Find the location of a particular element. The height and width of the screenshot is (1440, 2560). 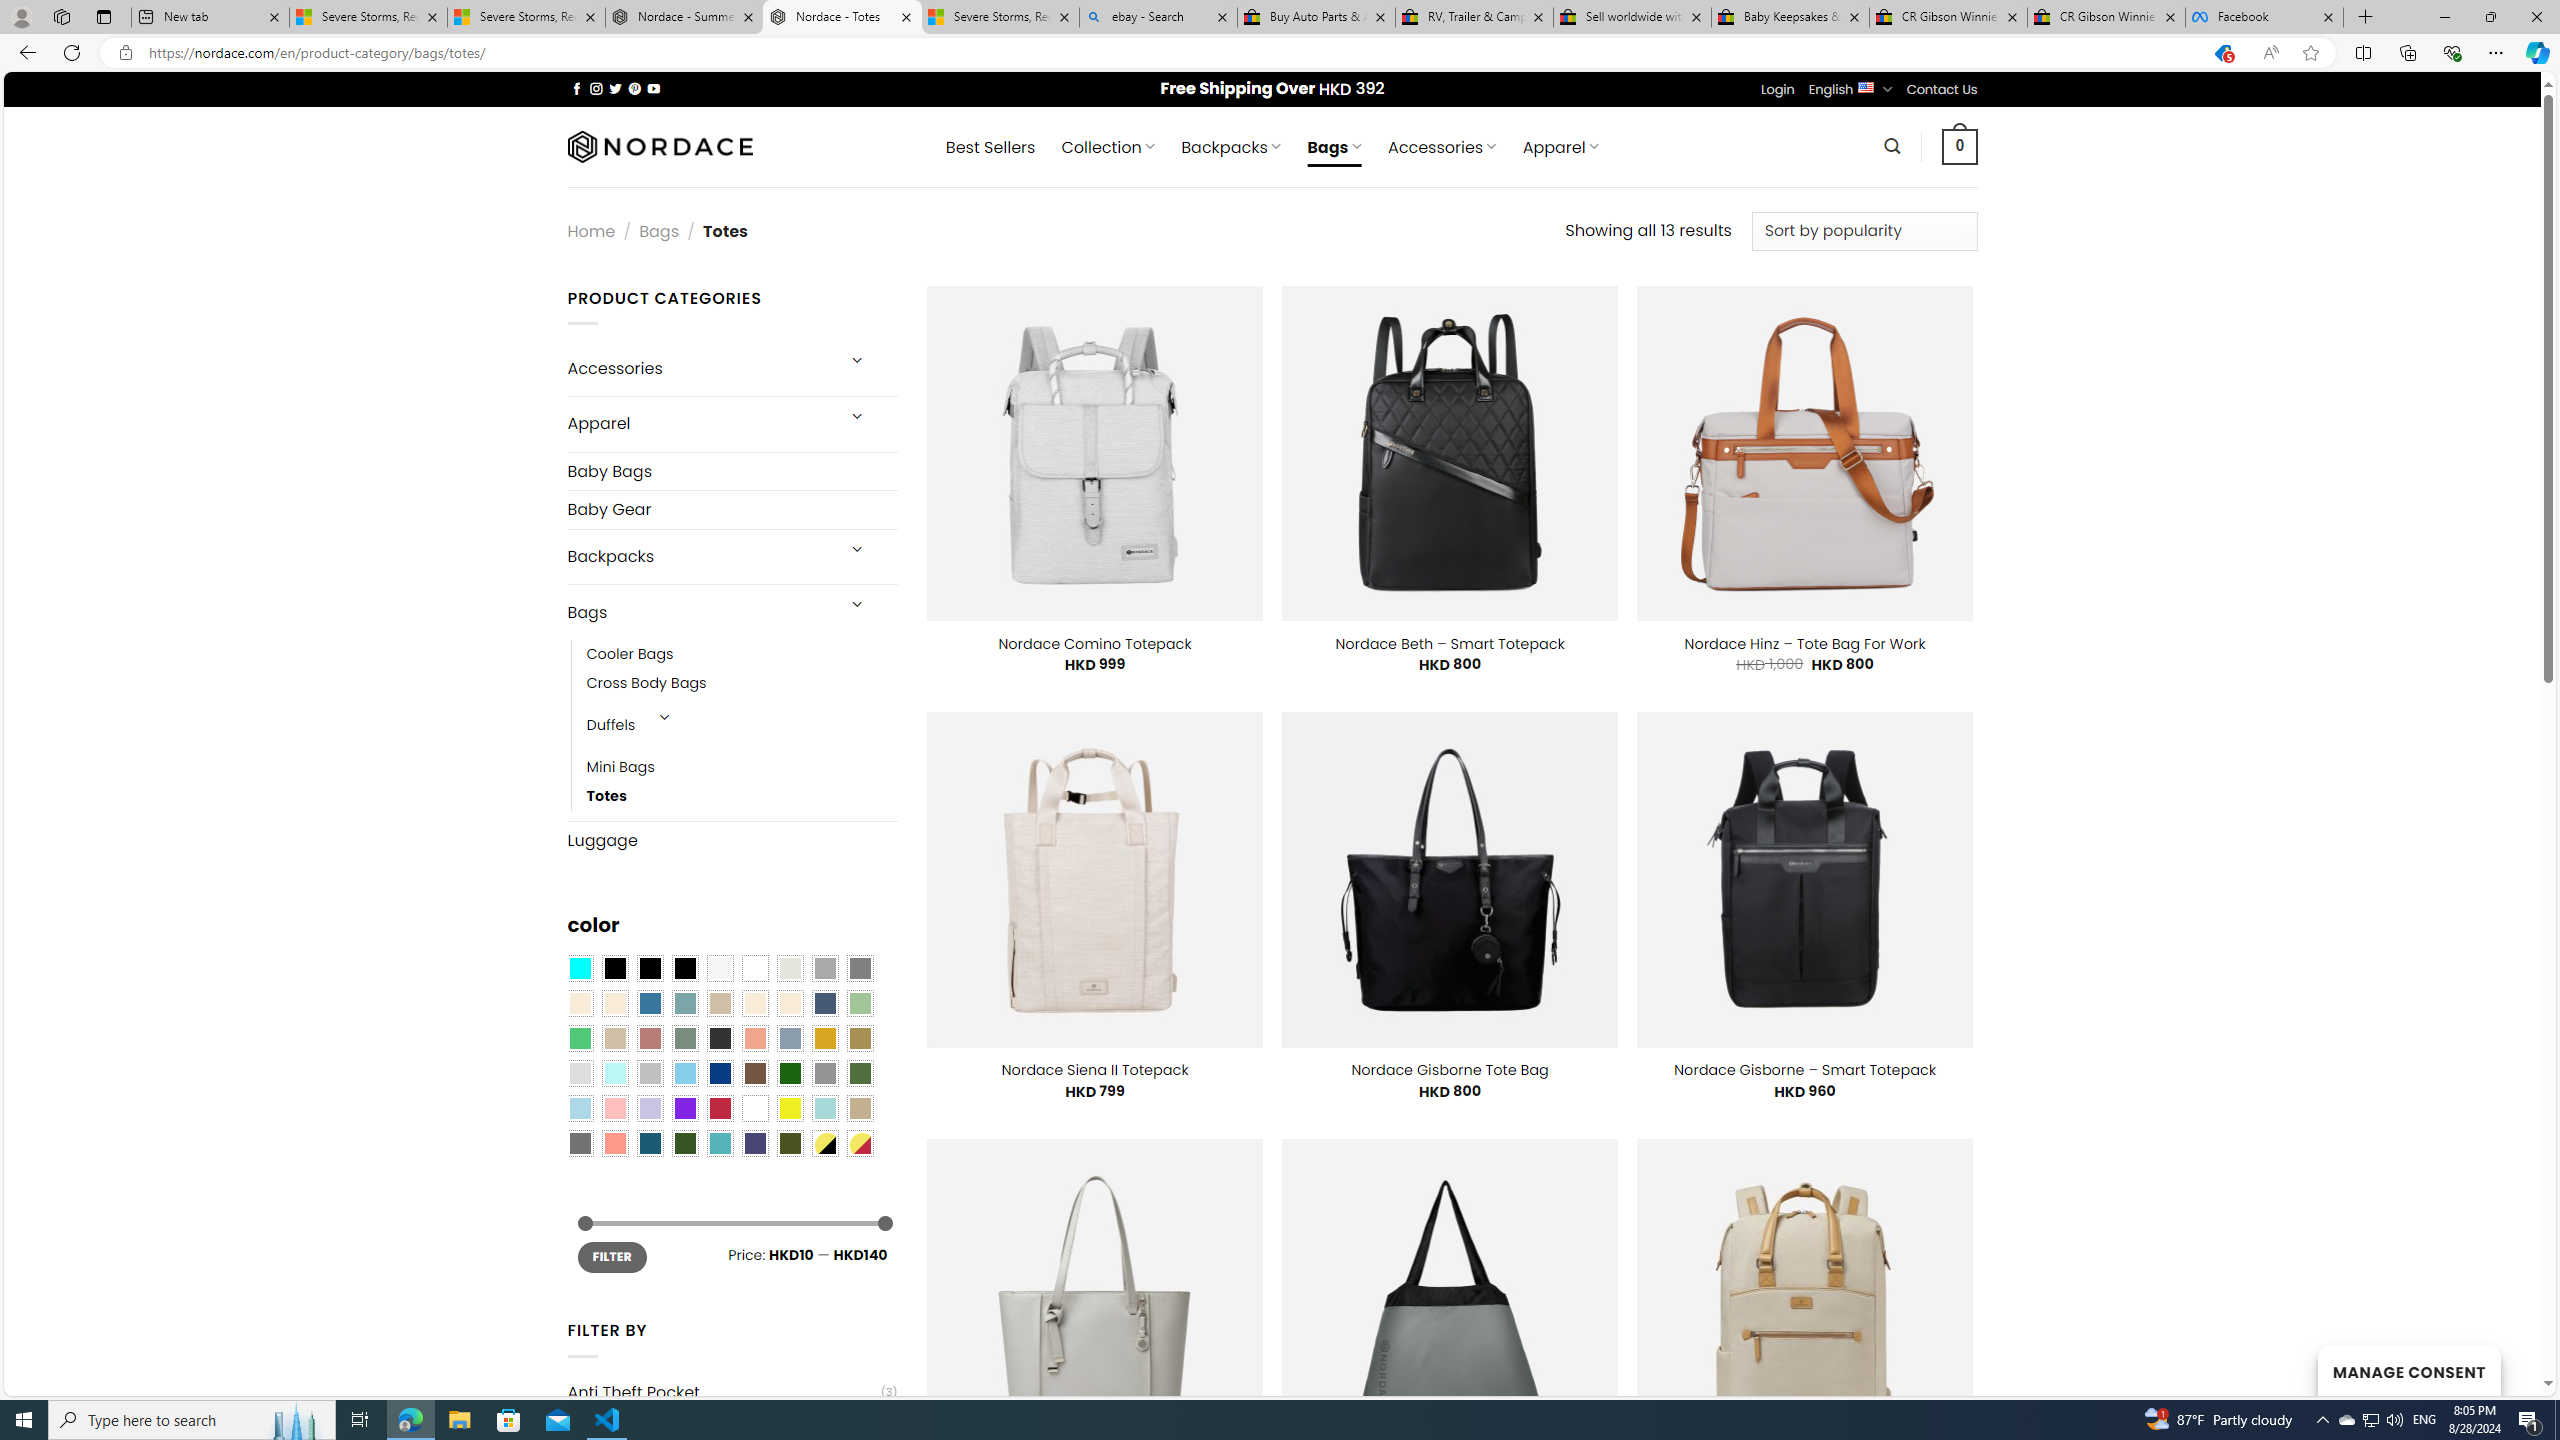

'Baby Keepsakes & Announcements for sale | eBay' is located at coordinates (1789, 16).